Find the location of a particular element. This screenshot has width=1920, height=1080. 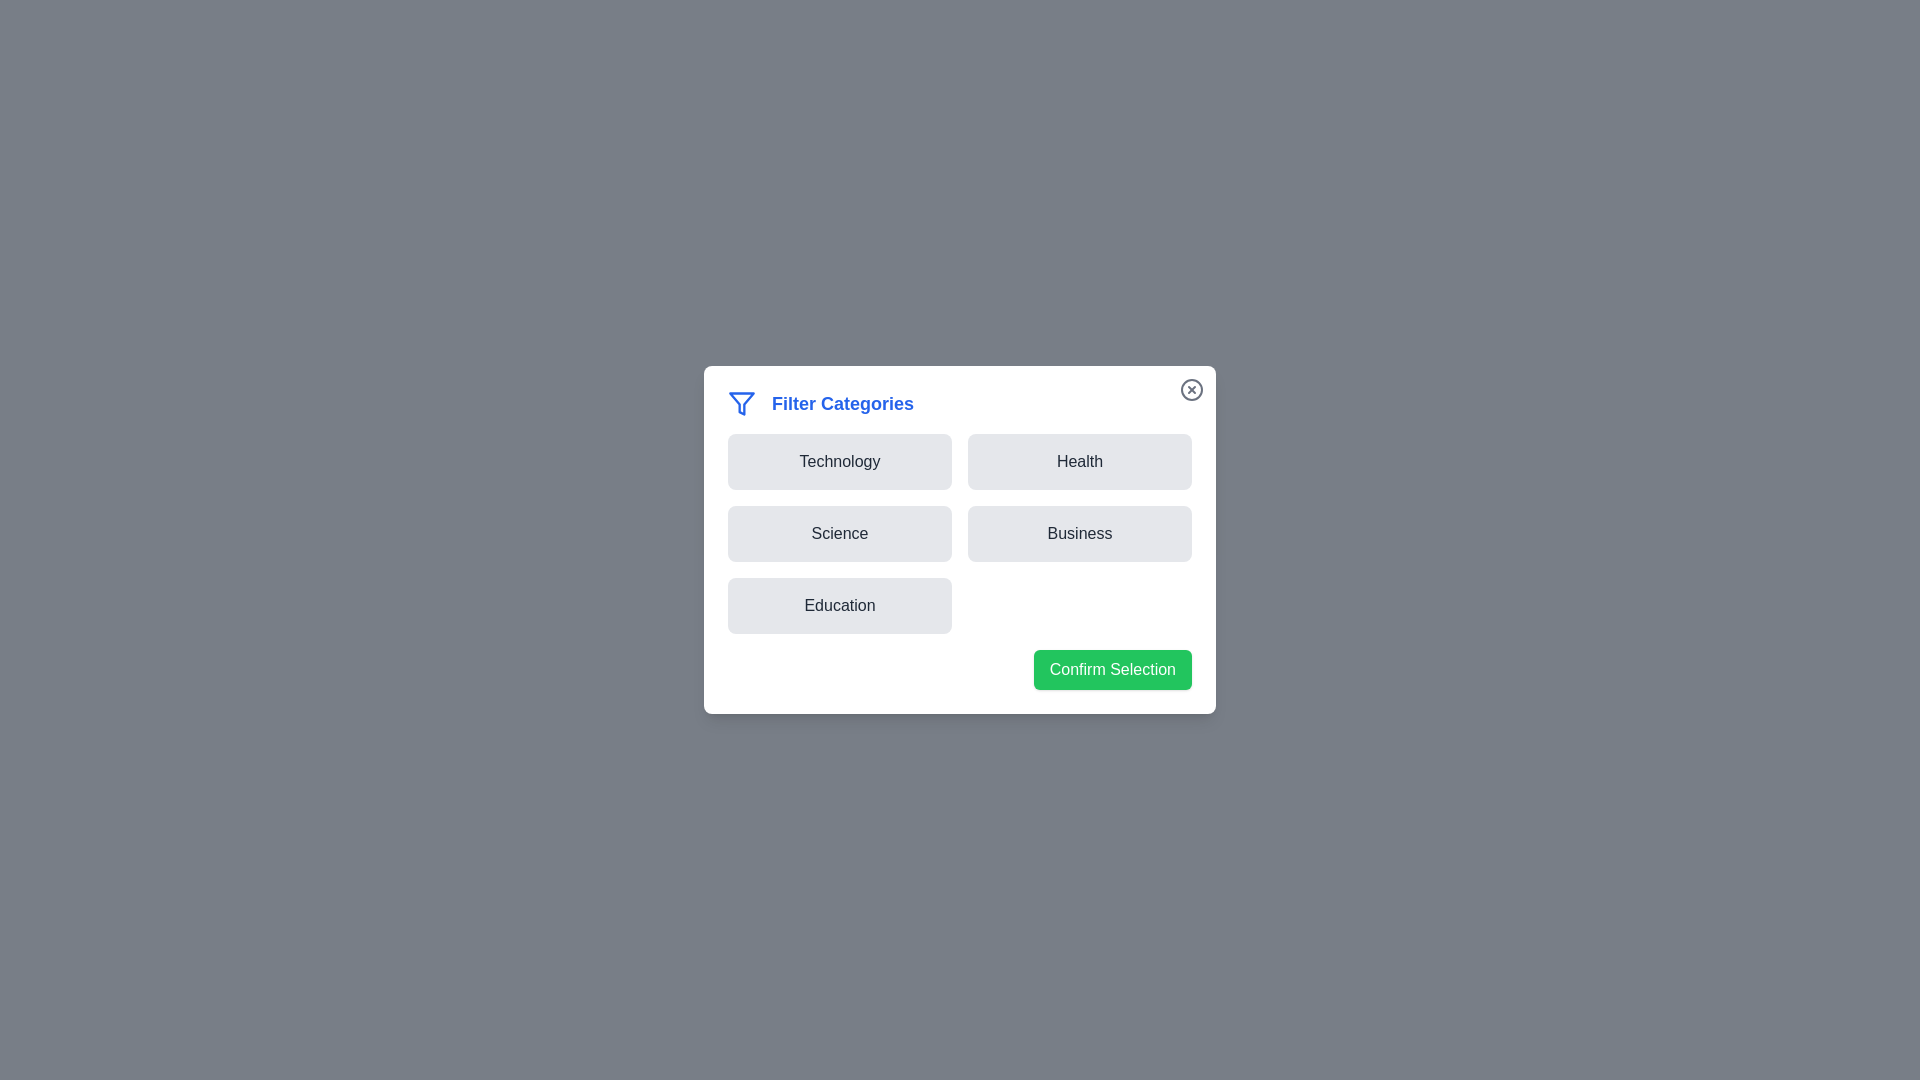

the button corresponding to the category Education is located at coordinates (840, 604).